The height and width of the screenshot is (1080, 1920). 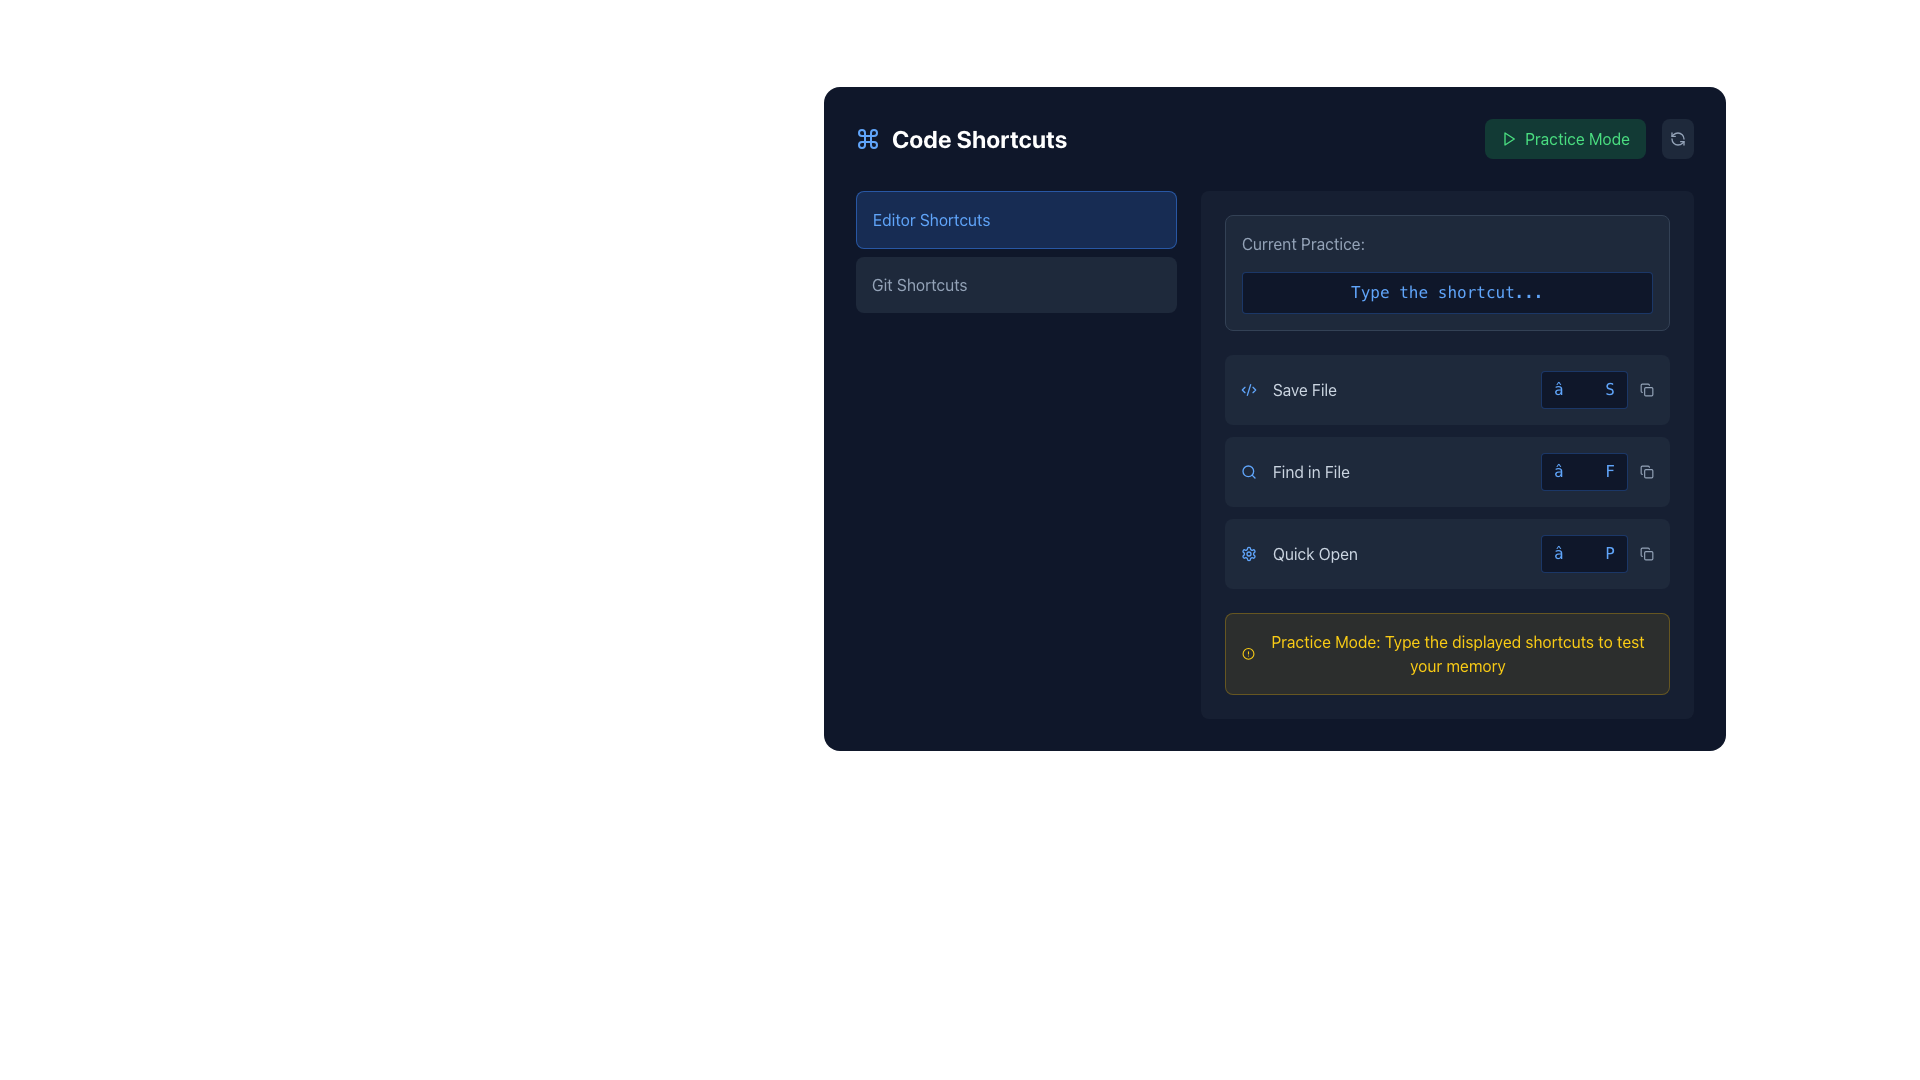 I want to click on the blue SVG icon that resembles a coding or XML tag symbol, which is located immediately preceding the 'Save File' text label, so click(x=1247, y=389).